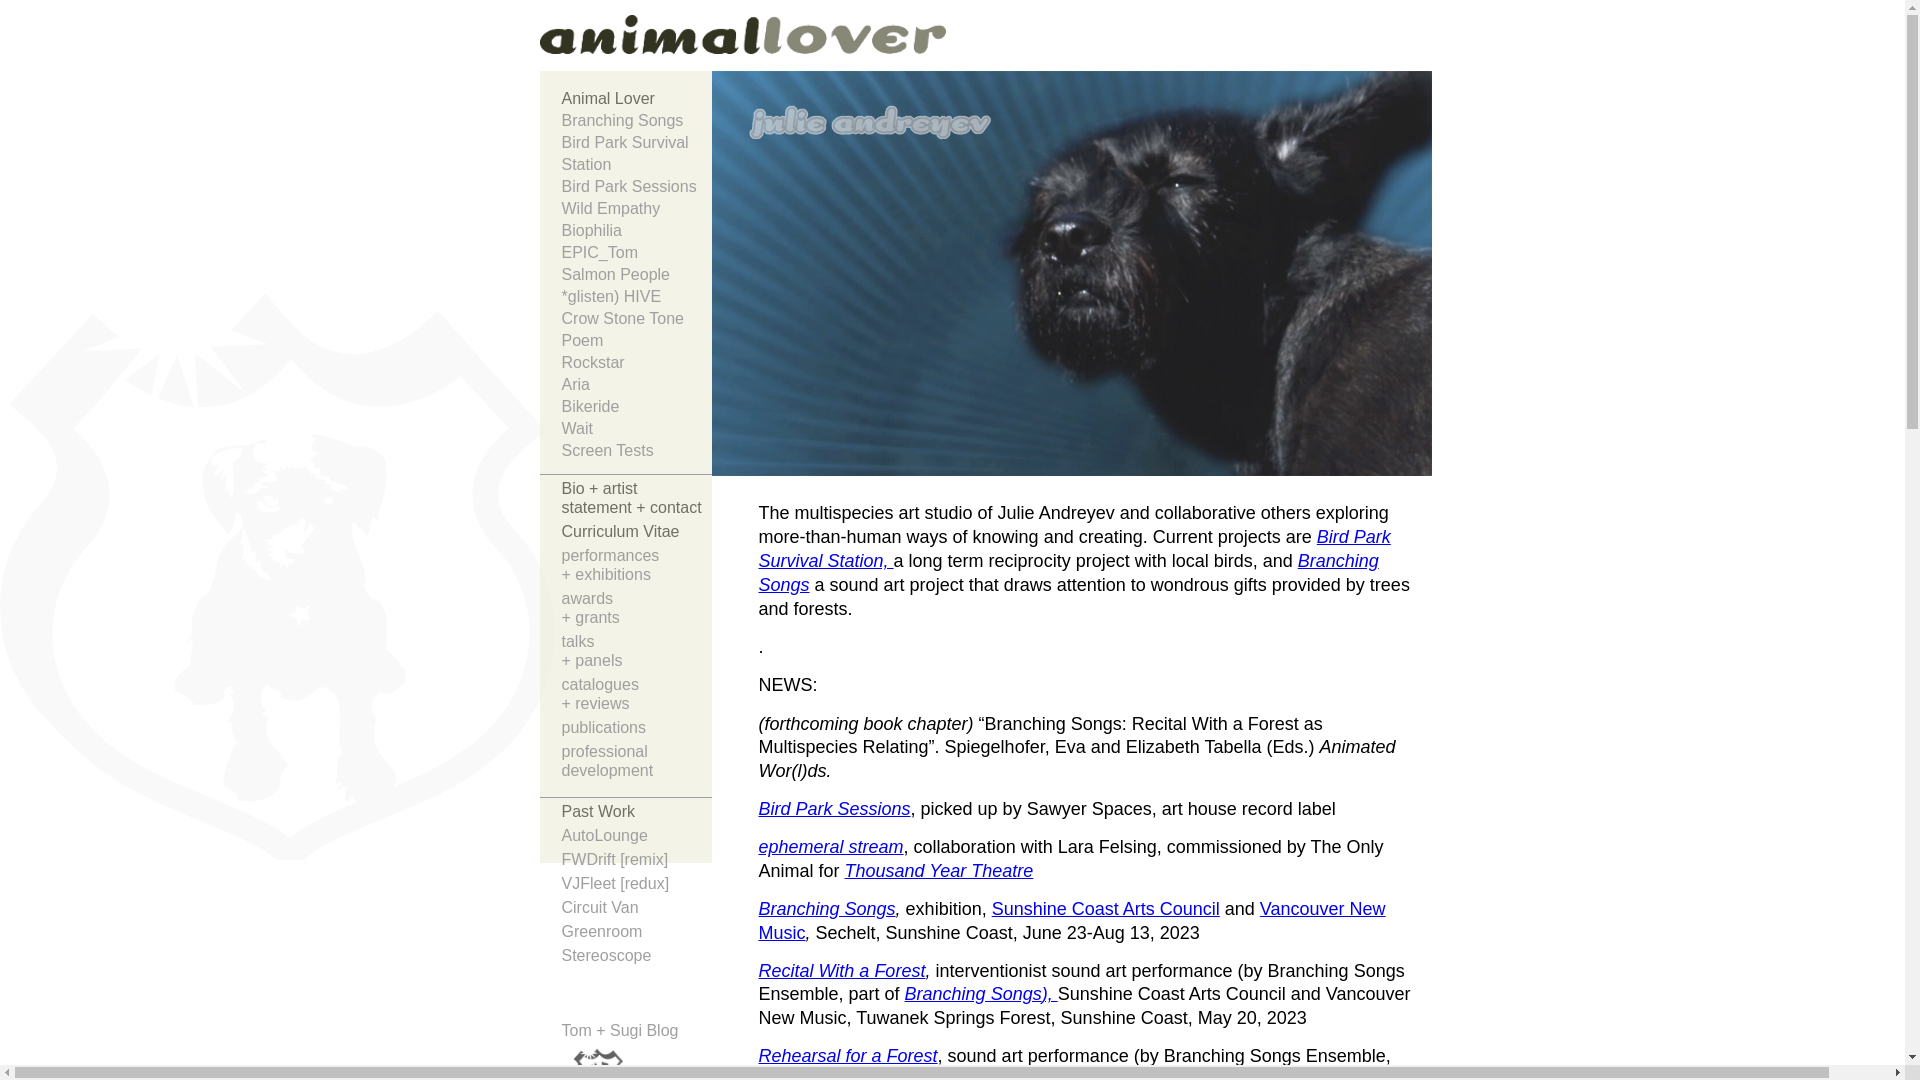  I want to click on 'Animal Lover', so click(636, 99).